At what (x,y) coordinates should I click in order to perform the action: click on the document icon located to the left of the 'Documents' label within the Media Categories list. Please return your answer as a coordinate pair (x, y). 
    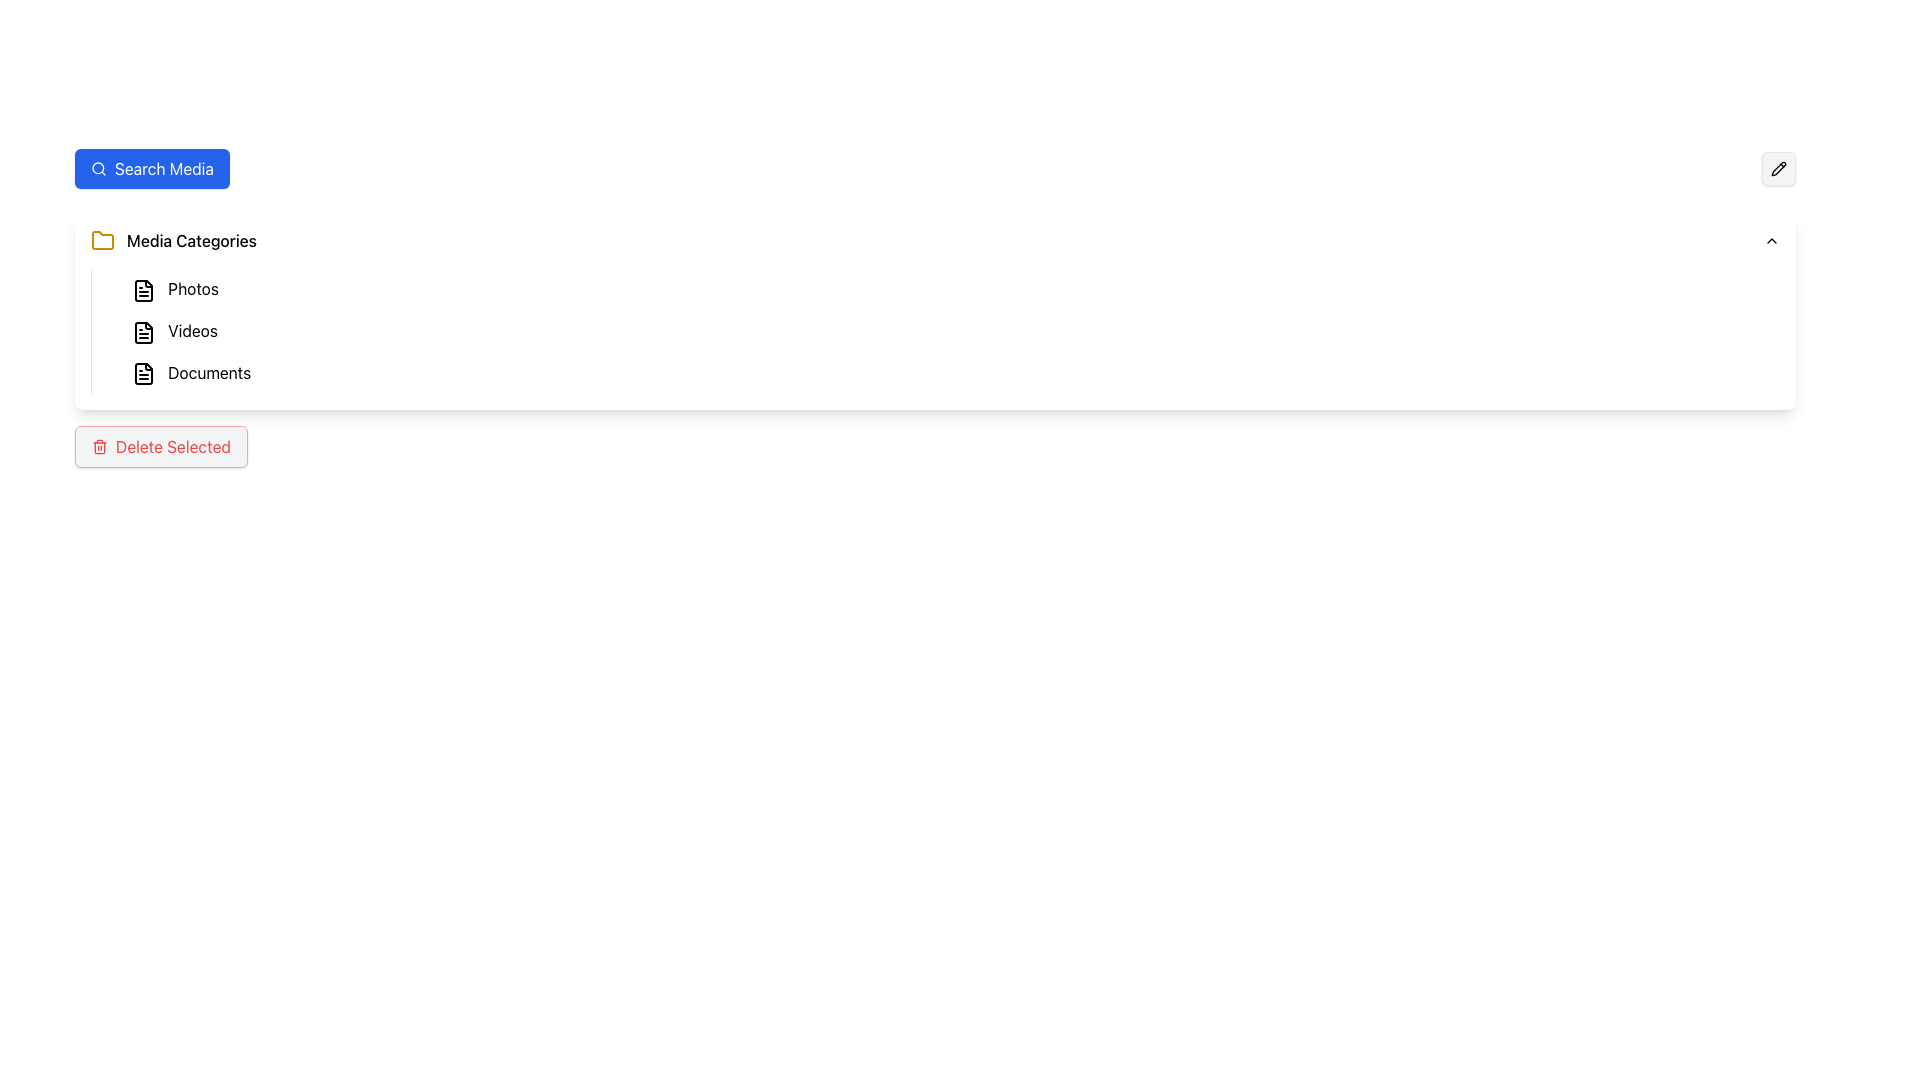
    Looking at the image, I should click on (143, 374).